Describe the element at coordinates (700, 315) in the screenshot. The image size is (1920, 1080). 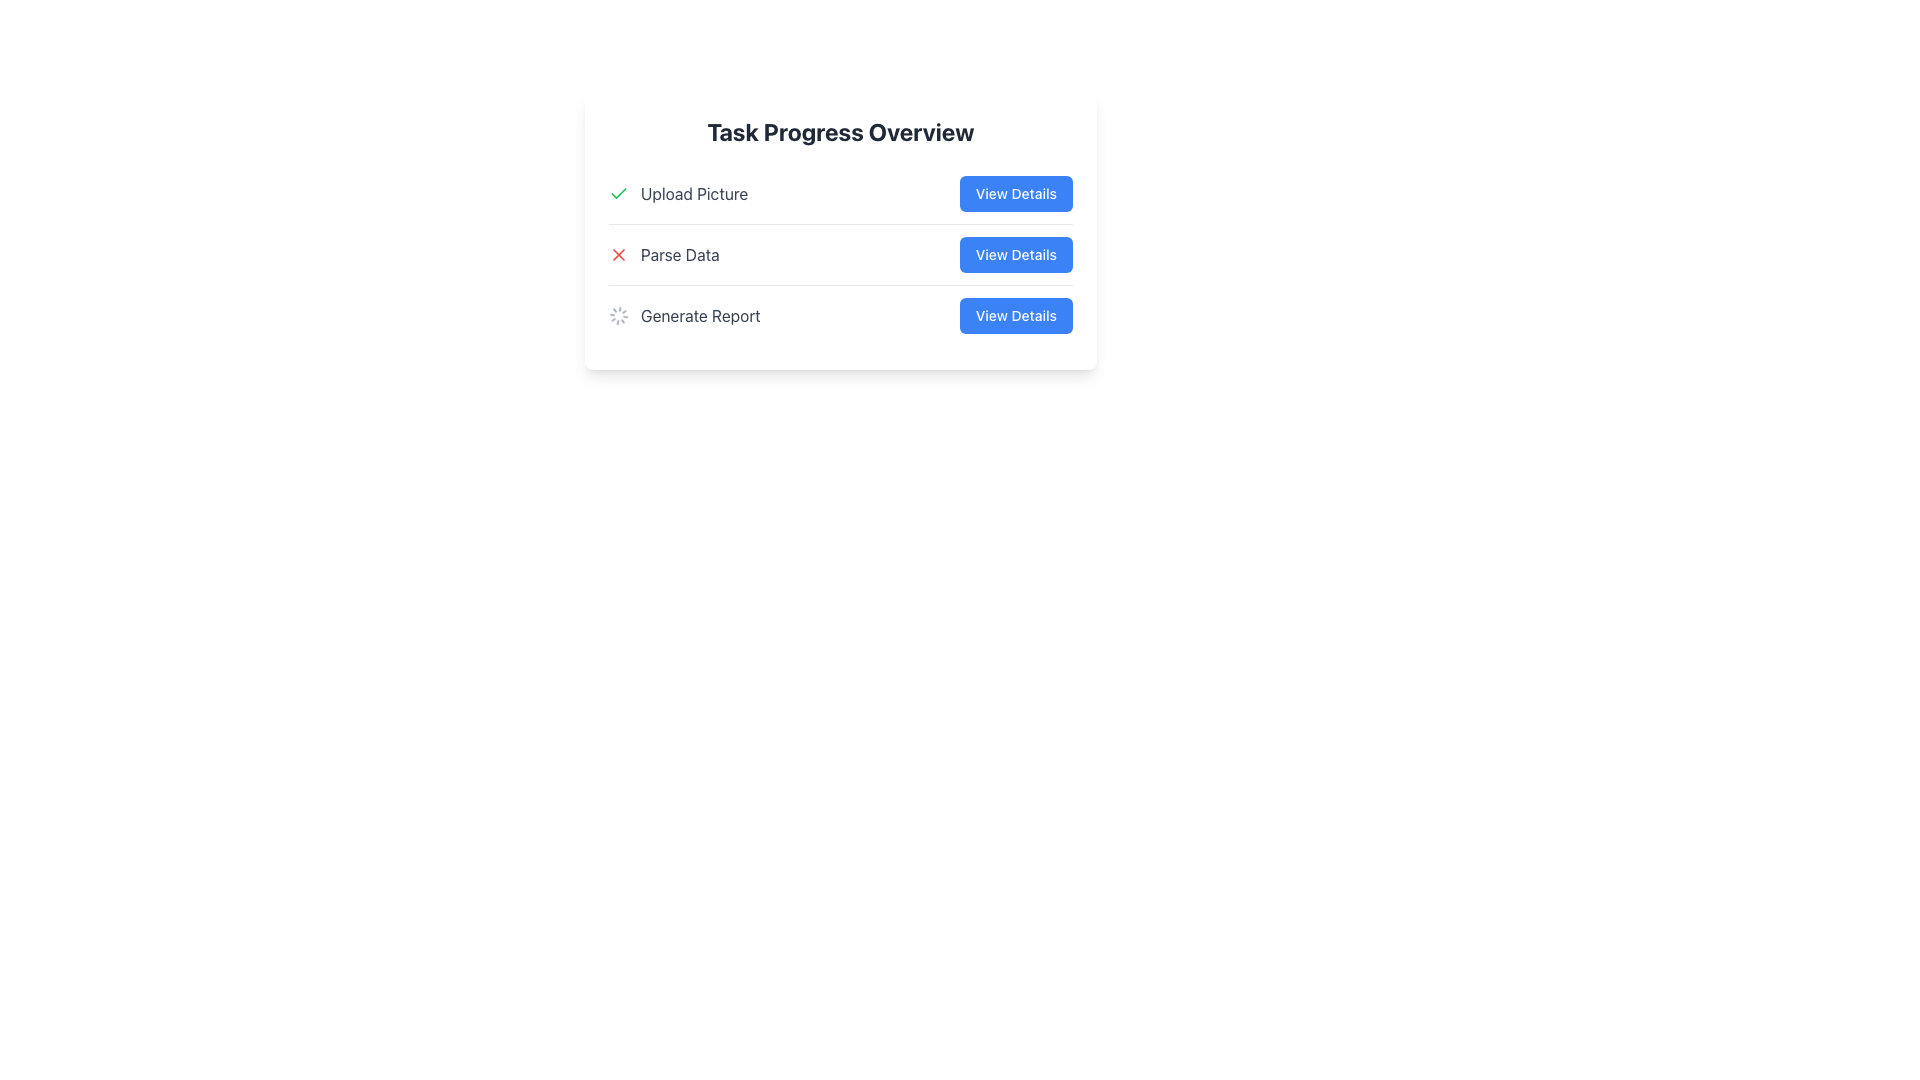
I see `the 'Generate Report' text label, which is gray and located in the 'Task Progress Overview' panel below 'Upload Picture' and 'Parse Data'` at that location.